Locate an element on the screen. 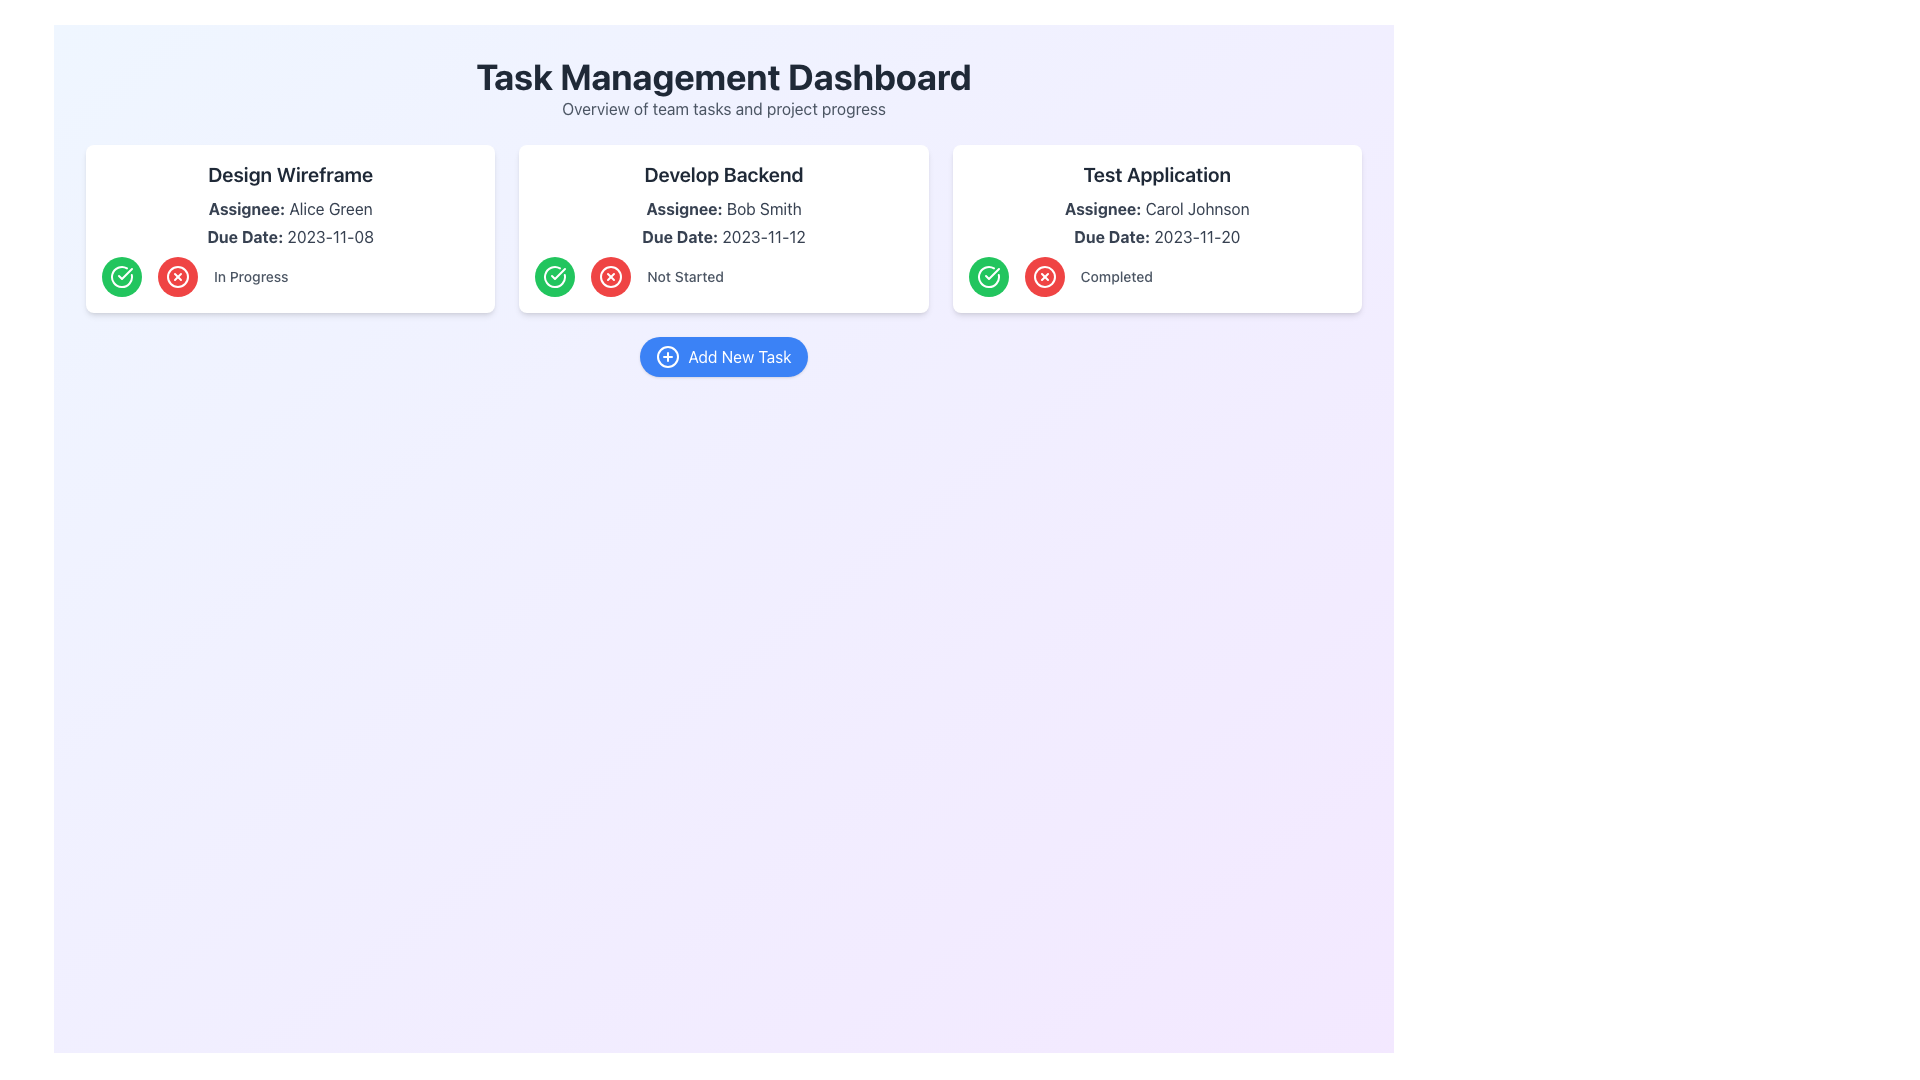 The height and width of the screenshot is (1080, 1920). the text label displaying 'Due Date: 2023-11-20' located in the bottom section of the card labeled 'Test Application', positioned under 'Assignee: Carol Johnson' and above 'Completed' is located at coordinates (1157, 235).